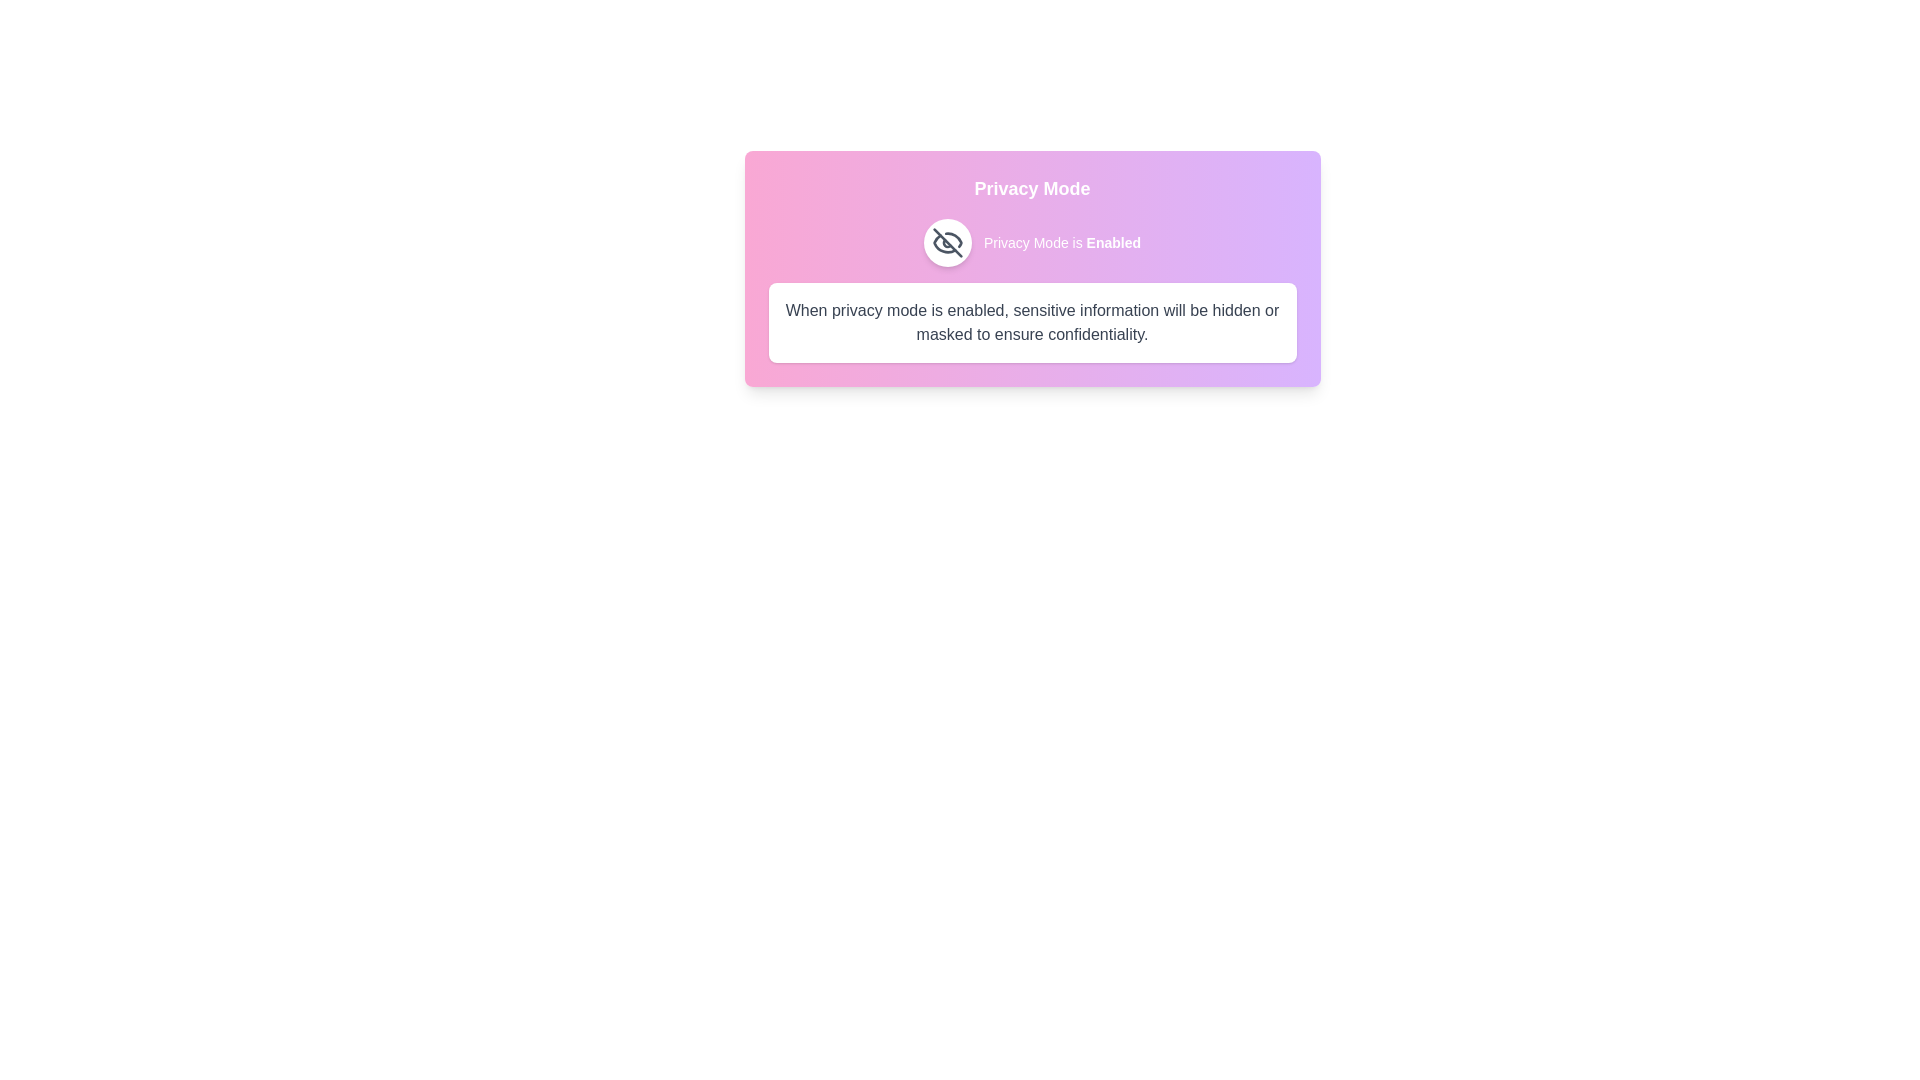 The height and width of the screenshot is (1080, 1920). Describe the element at coordinates (946, 242) in the screenshot. I see `toggle button to change the privacy mode state` at that location.